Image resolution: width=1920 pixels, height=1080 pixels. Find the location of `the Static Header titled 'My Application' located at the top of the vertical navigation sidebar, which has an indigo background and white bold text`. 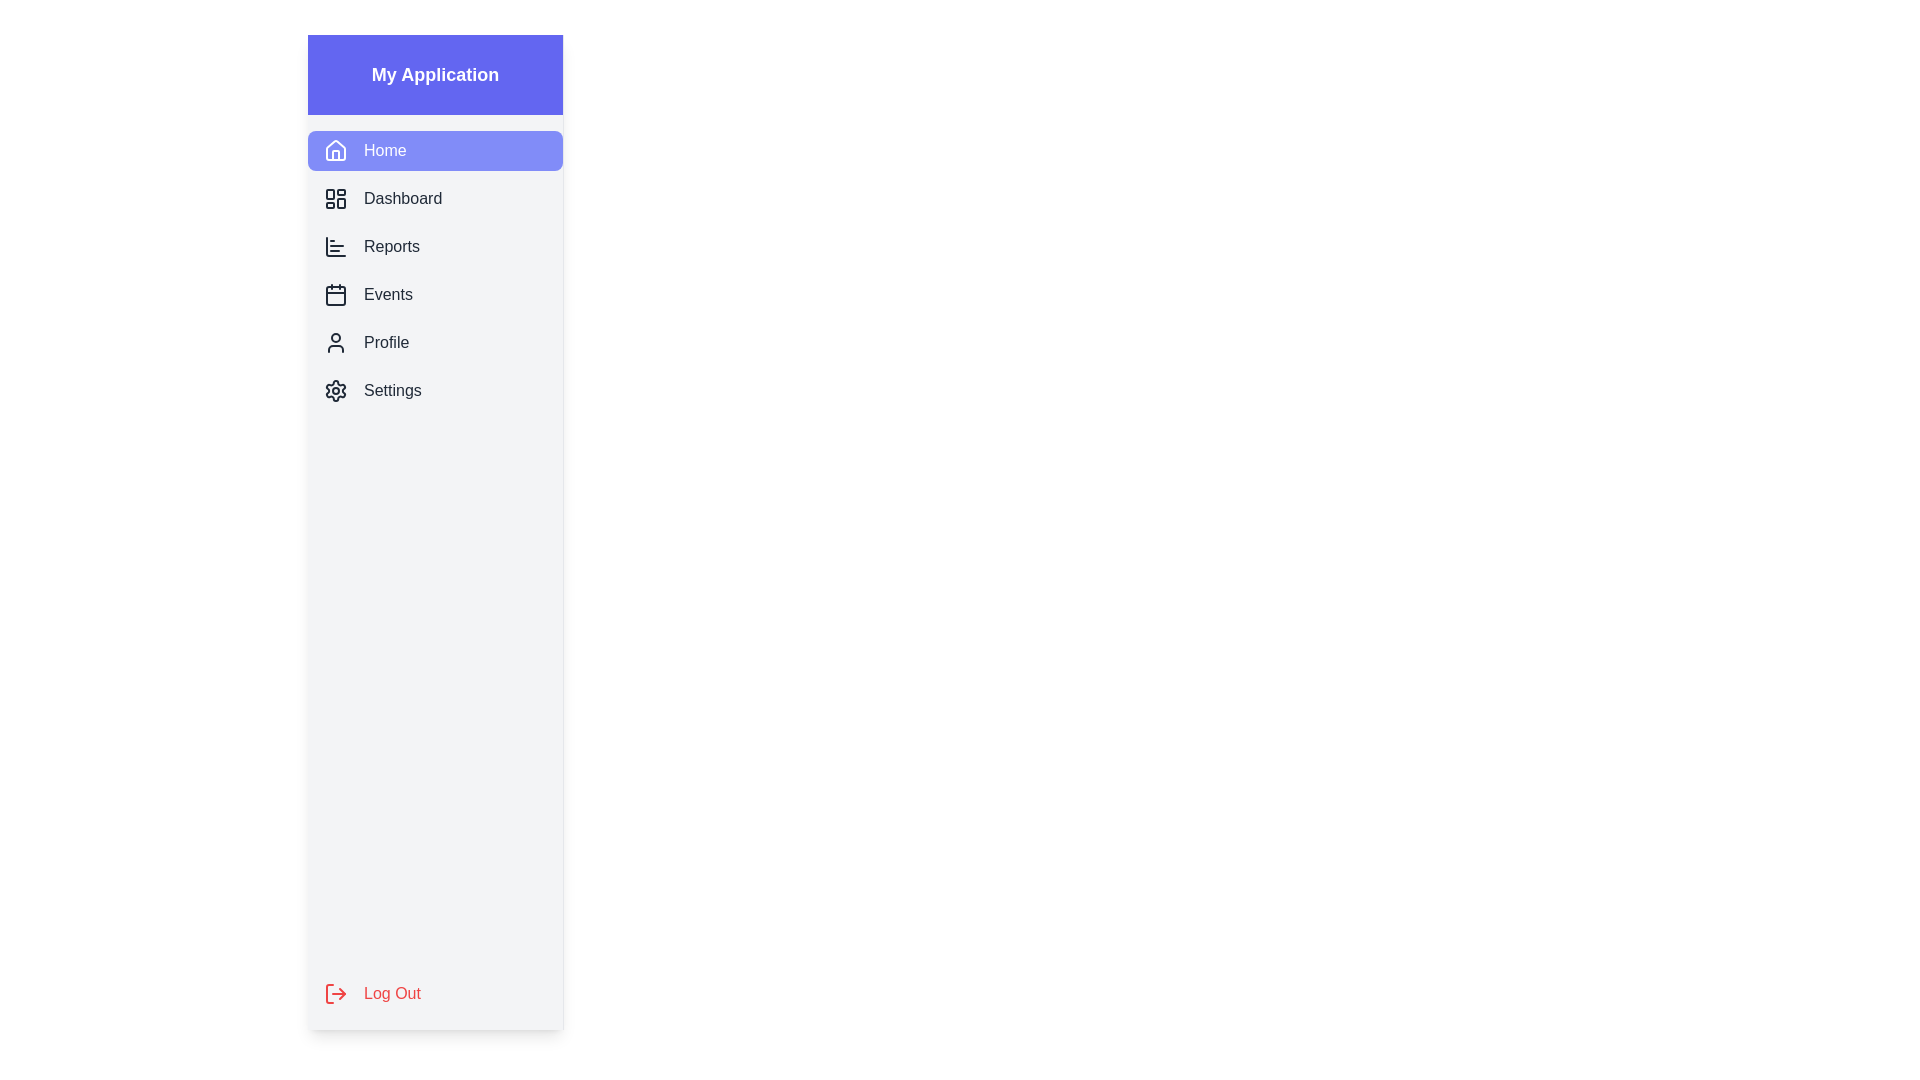

the Static Header titled 'My Application' located at the top of the vertical navigation sidebar, which has an indigo background and white bold text is located at coordinates (434, 73).